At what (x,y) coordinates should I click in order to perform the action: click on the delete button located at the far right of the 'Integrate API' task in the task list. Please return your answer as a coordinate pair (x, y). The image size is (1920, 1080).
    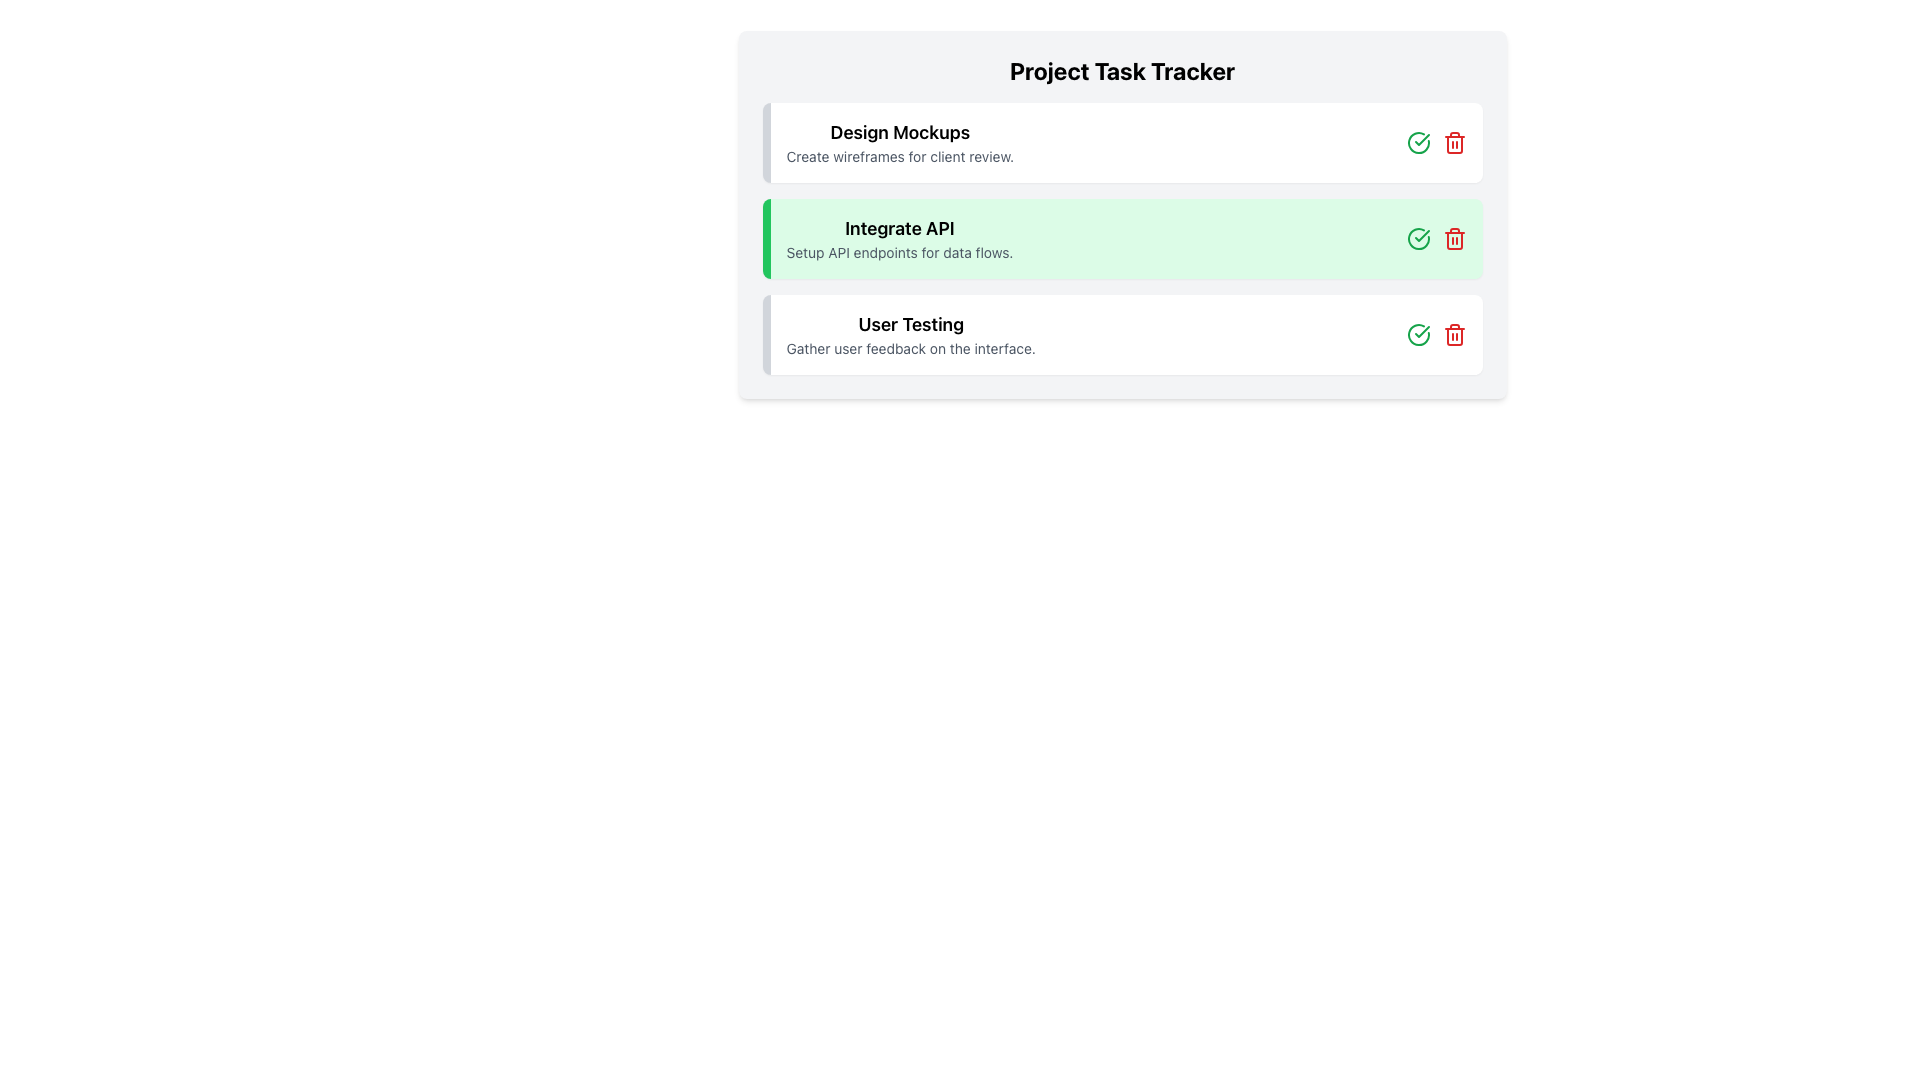
    Looking at the image, I should click on (1454, 141).